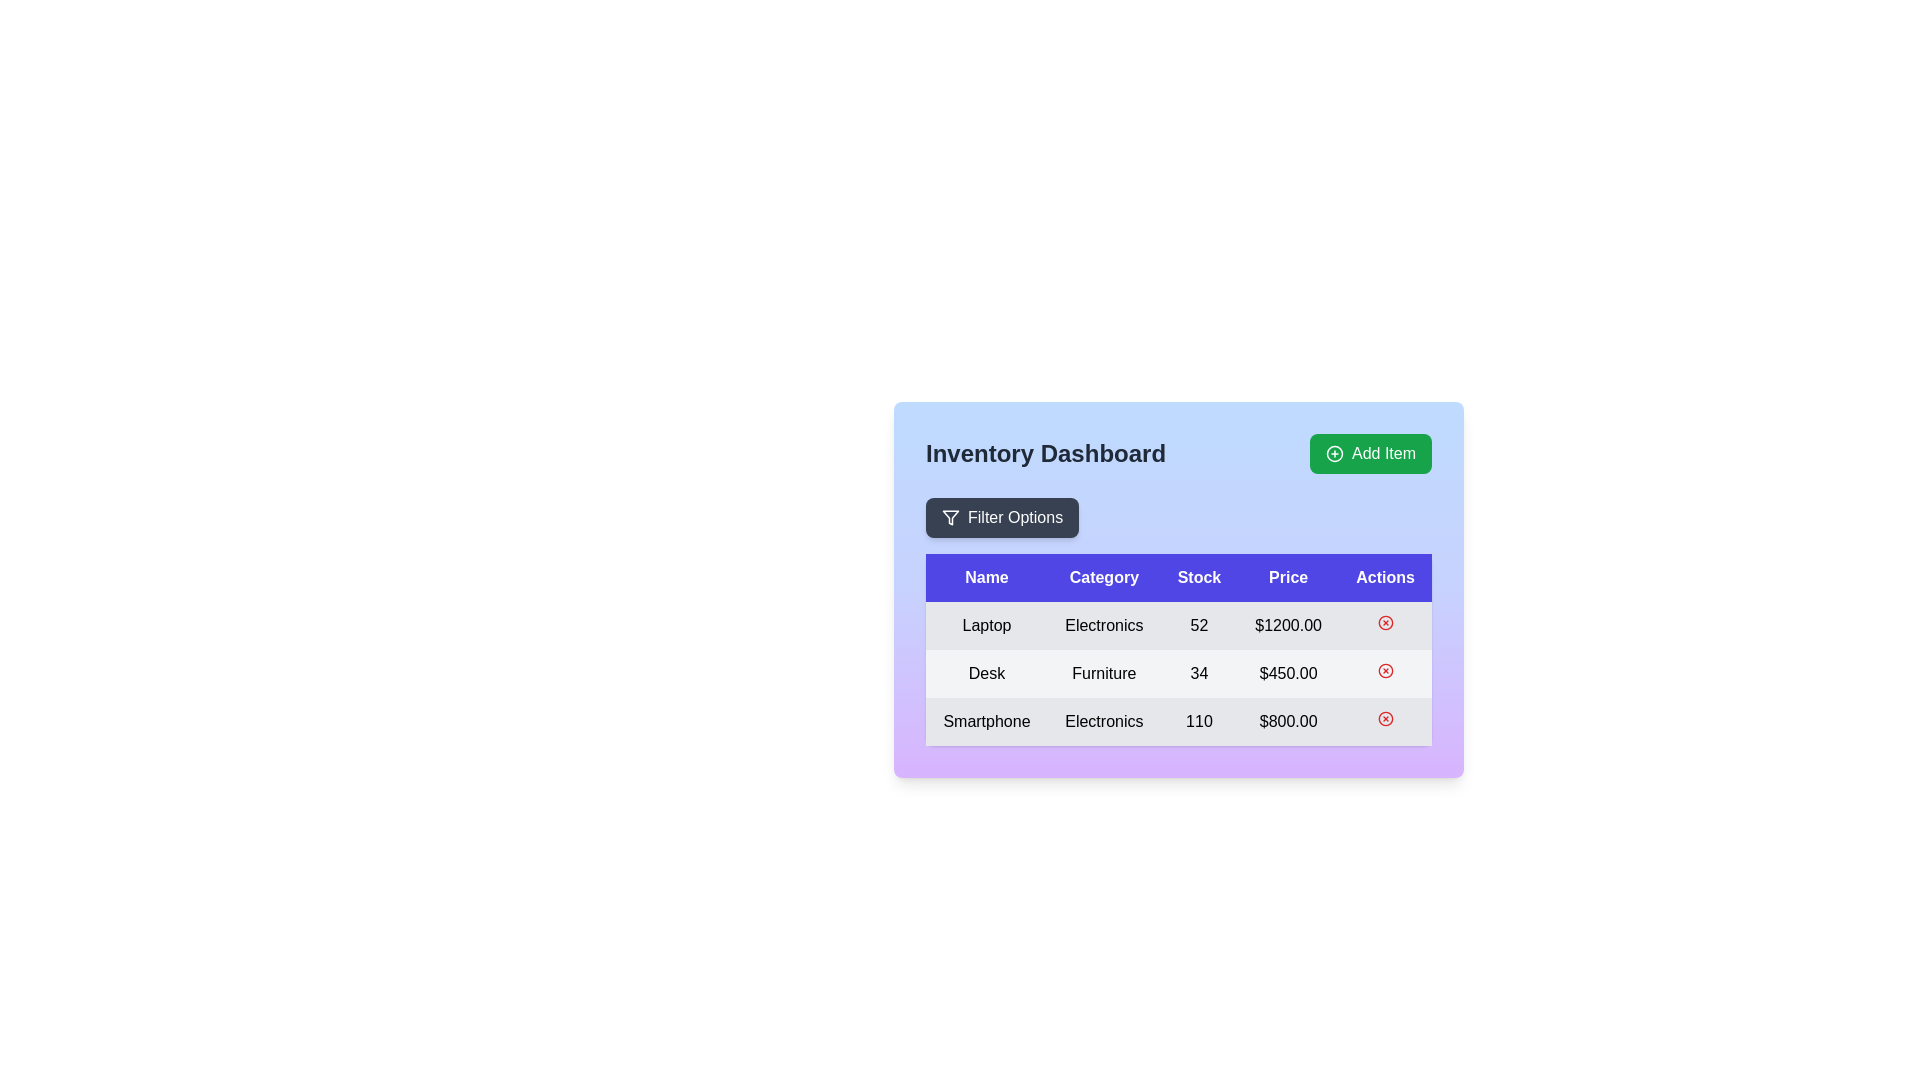 This screenshot has height=1080, width=1920. I want to click on the table row displaying 'Desk' under the headers 'Name', 'Category', 'Stock', 'Price', and 'Actions', so click(1179, 674).